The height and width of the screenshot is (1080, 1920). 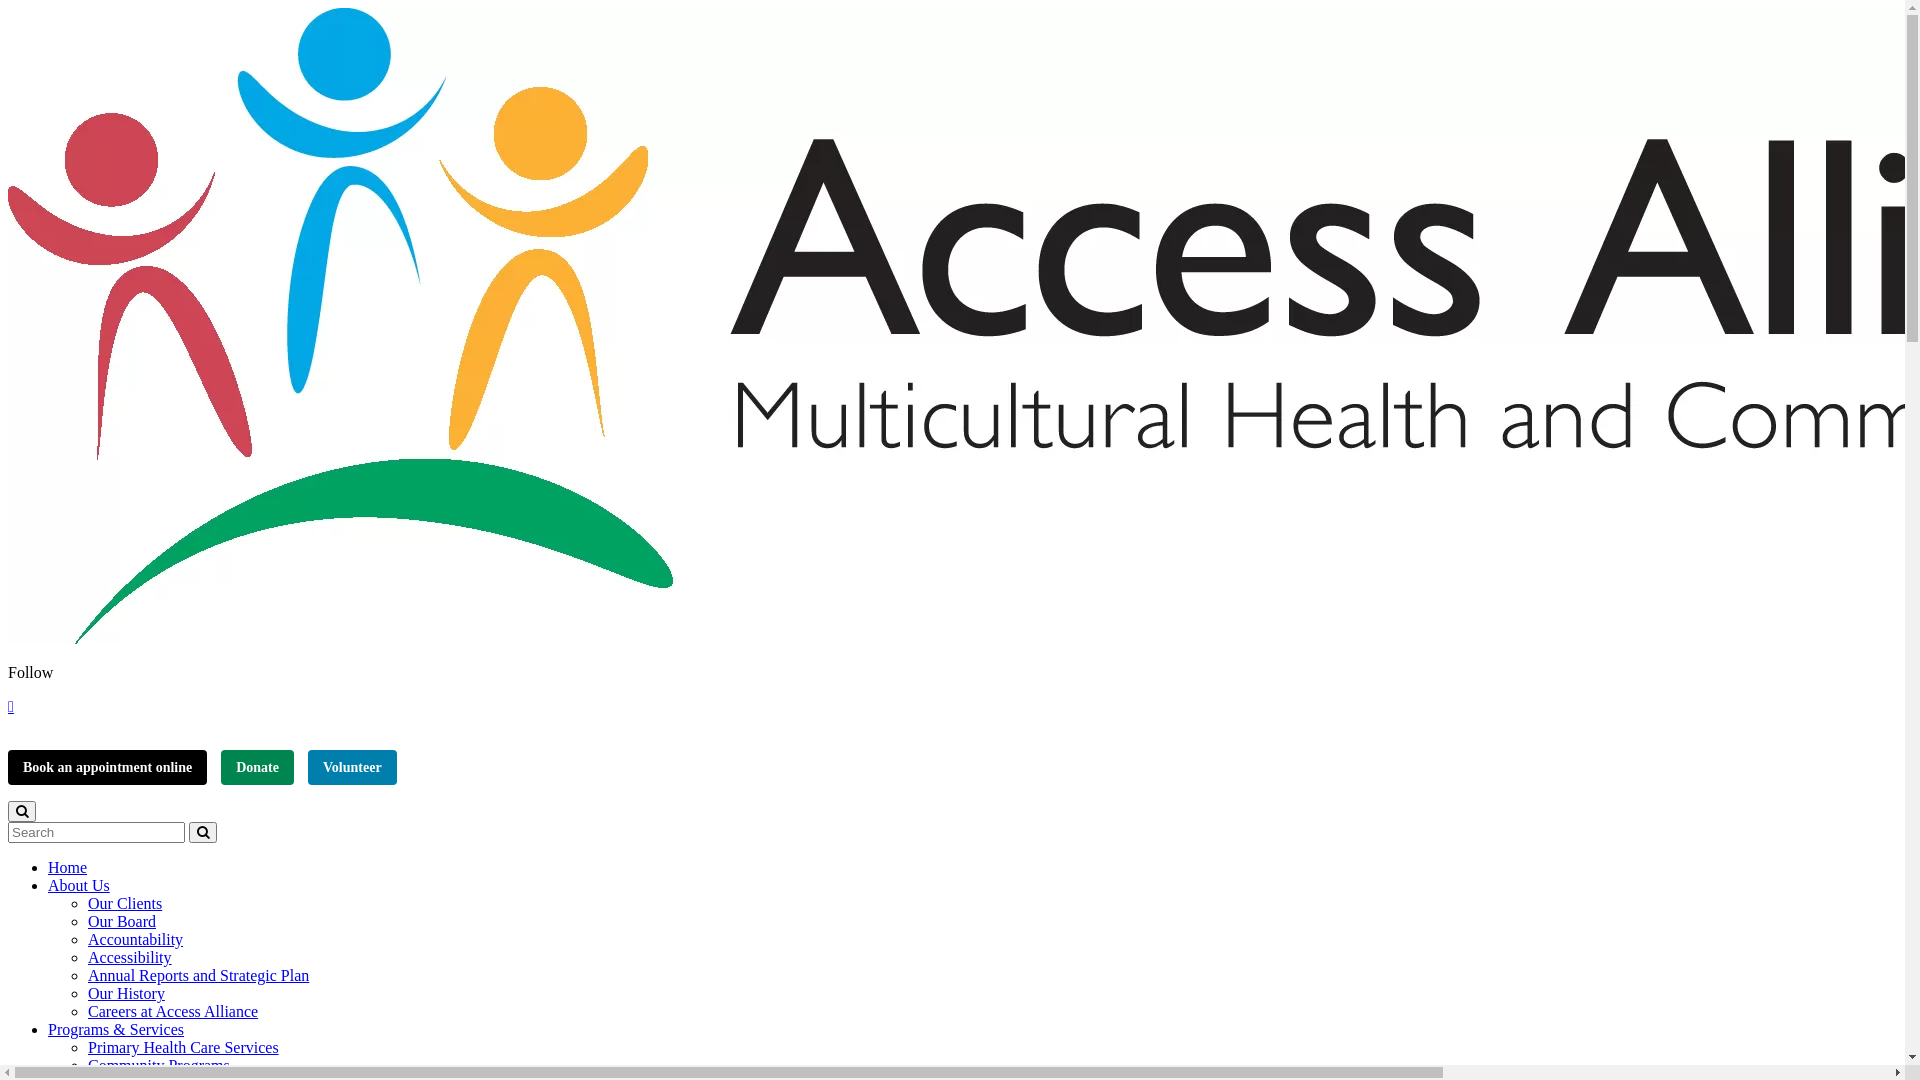 I want to click on 'Annual Reports and Strategic Plan', so click(x=198, y=974).